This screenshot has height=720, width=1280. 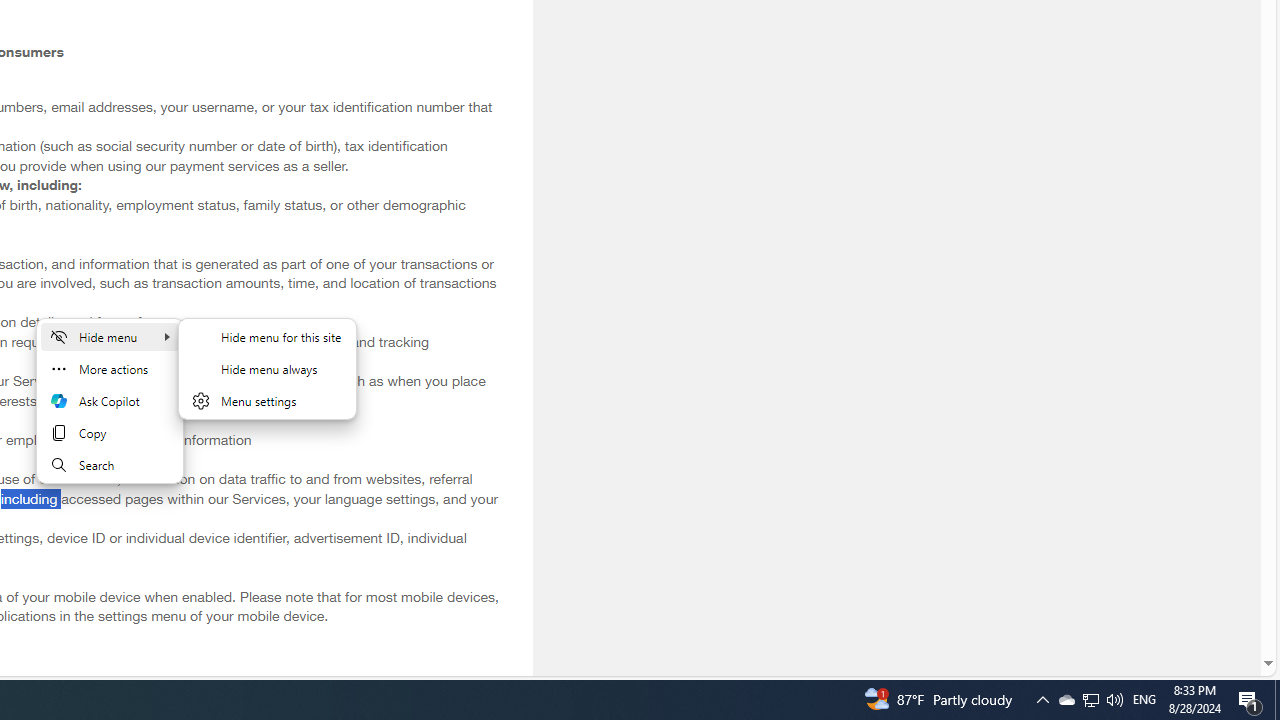 What do you see at coordinates (109, 411) in the screenshot?
I see `'Mini menu on text selection'` at bounding box center [109, 411].